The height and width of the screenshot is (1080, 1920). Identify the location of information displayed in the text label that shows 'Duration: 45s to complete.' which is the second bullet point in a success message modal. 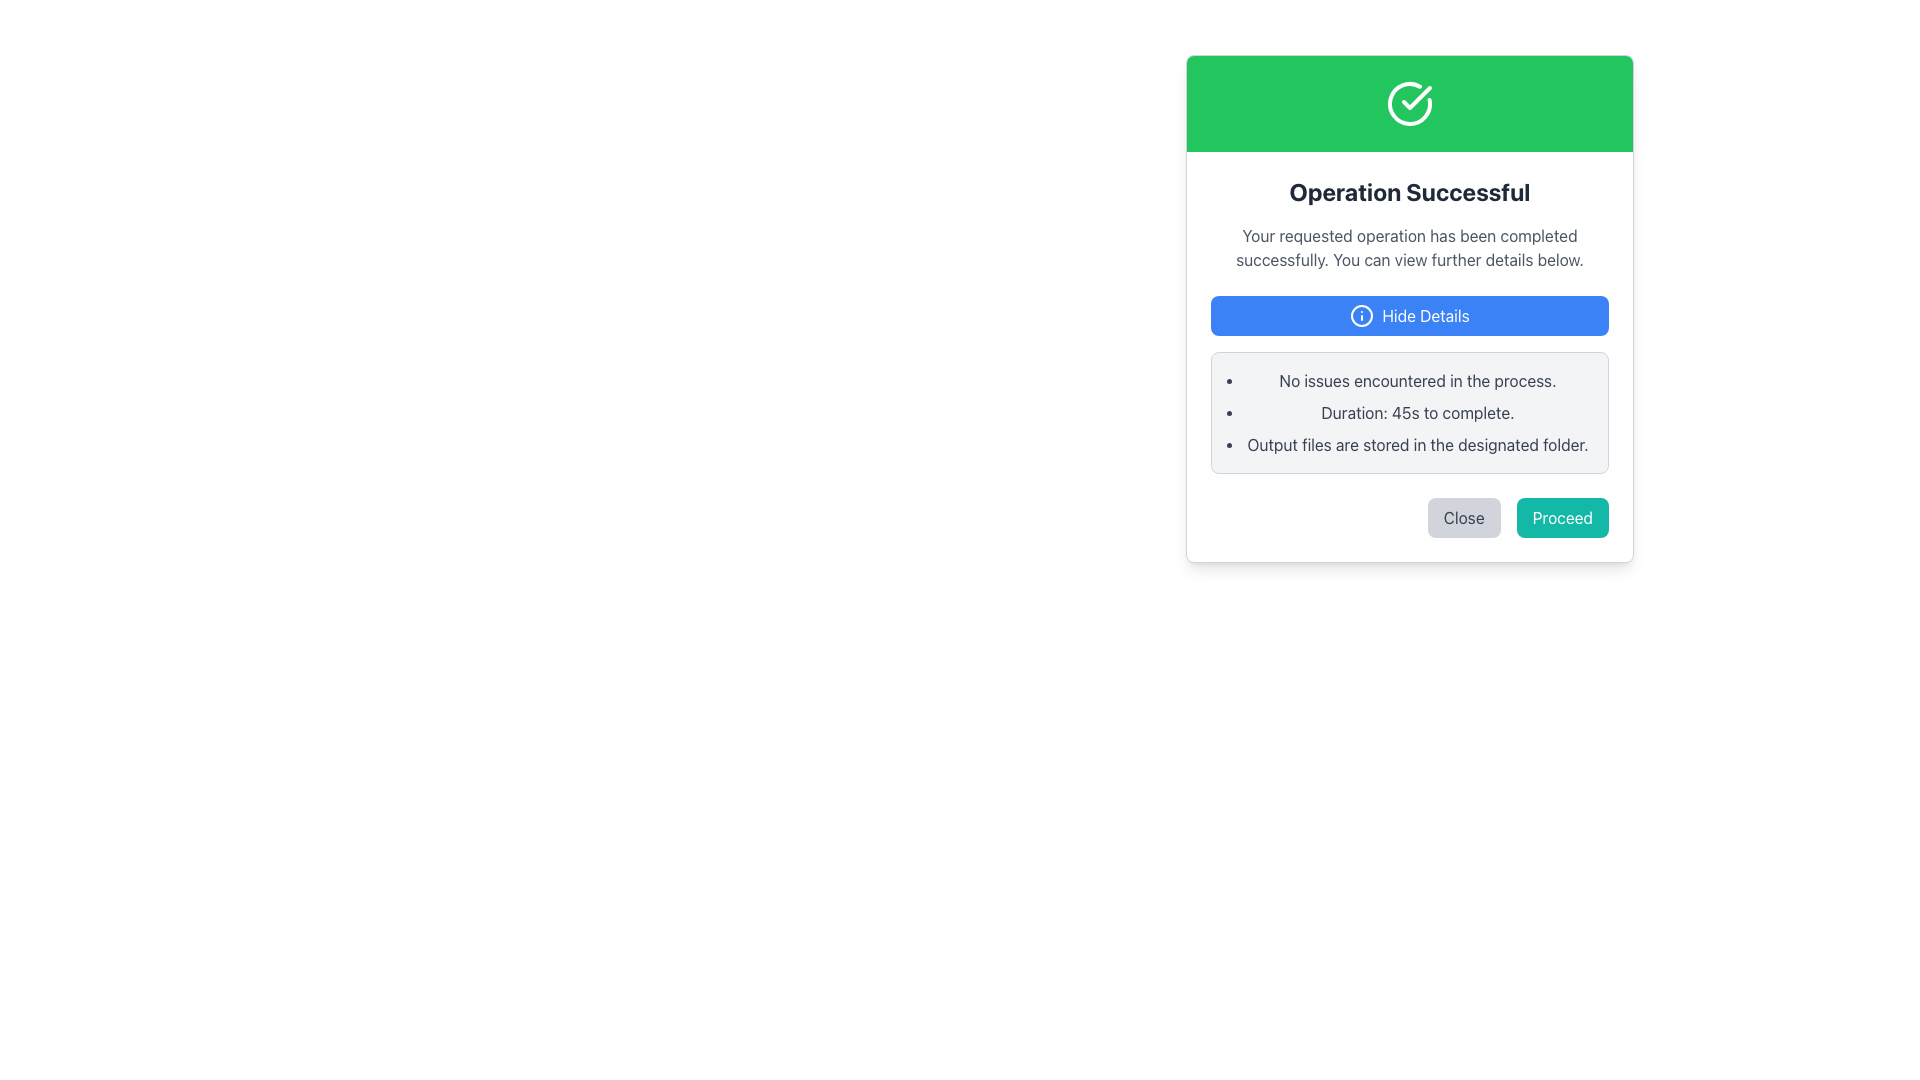
(1416, 411).